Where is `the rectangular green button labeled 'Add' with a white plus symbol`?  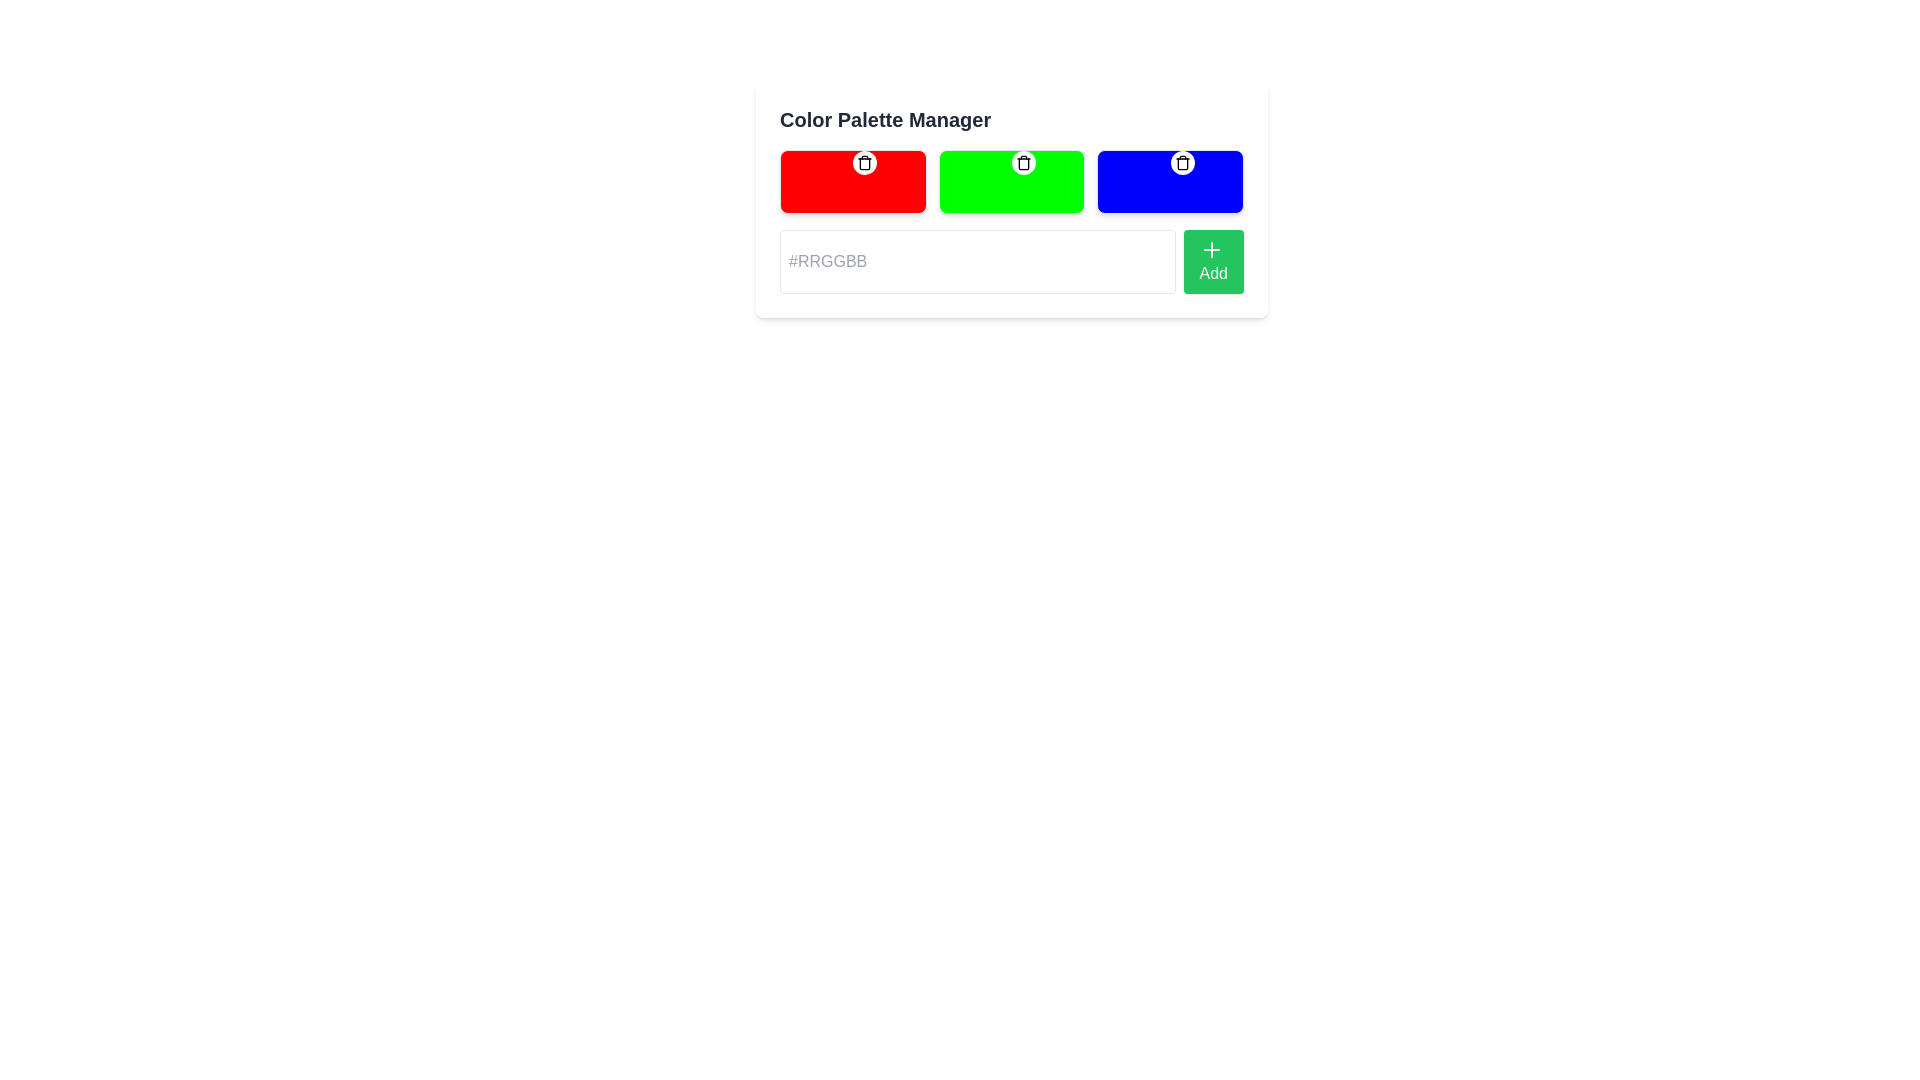 the rectangular green button labeled 'Add' with a white plus symbol is located at coordinates (1212, 261).